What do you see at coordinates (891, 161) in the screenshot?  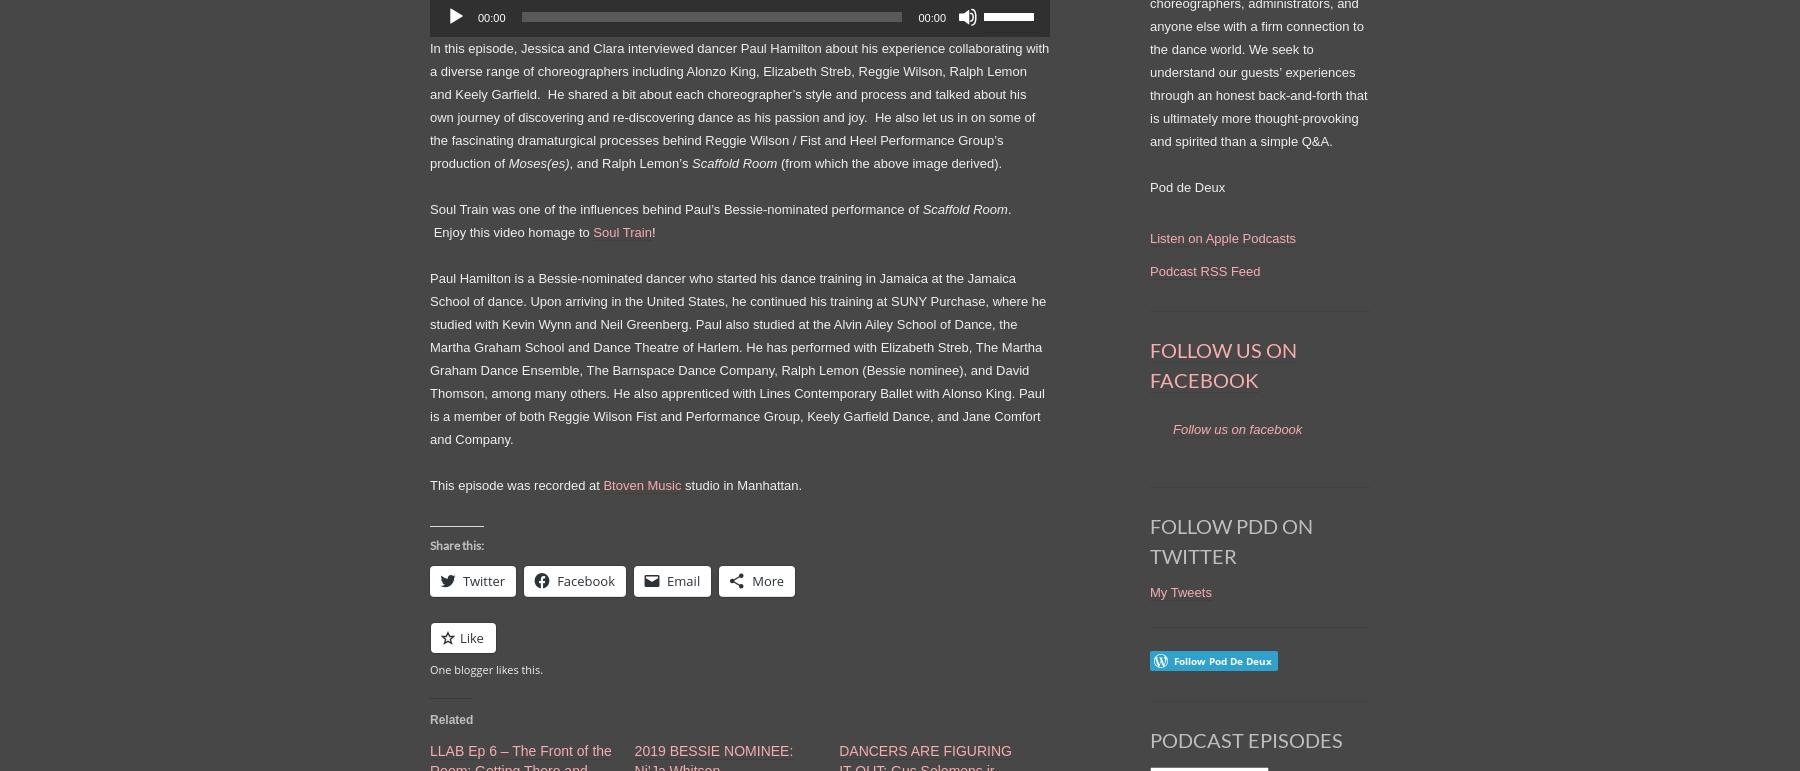 I see `'(from which the above image derived).'` at bounding box center [891, 161].